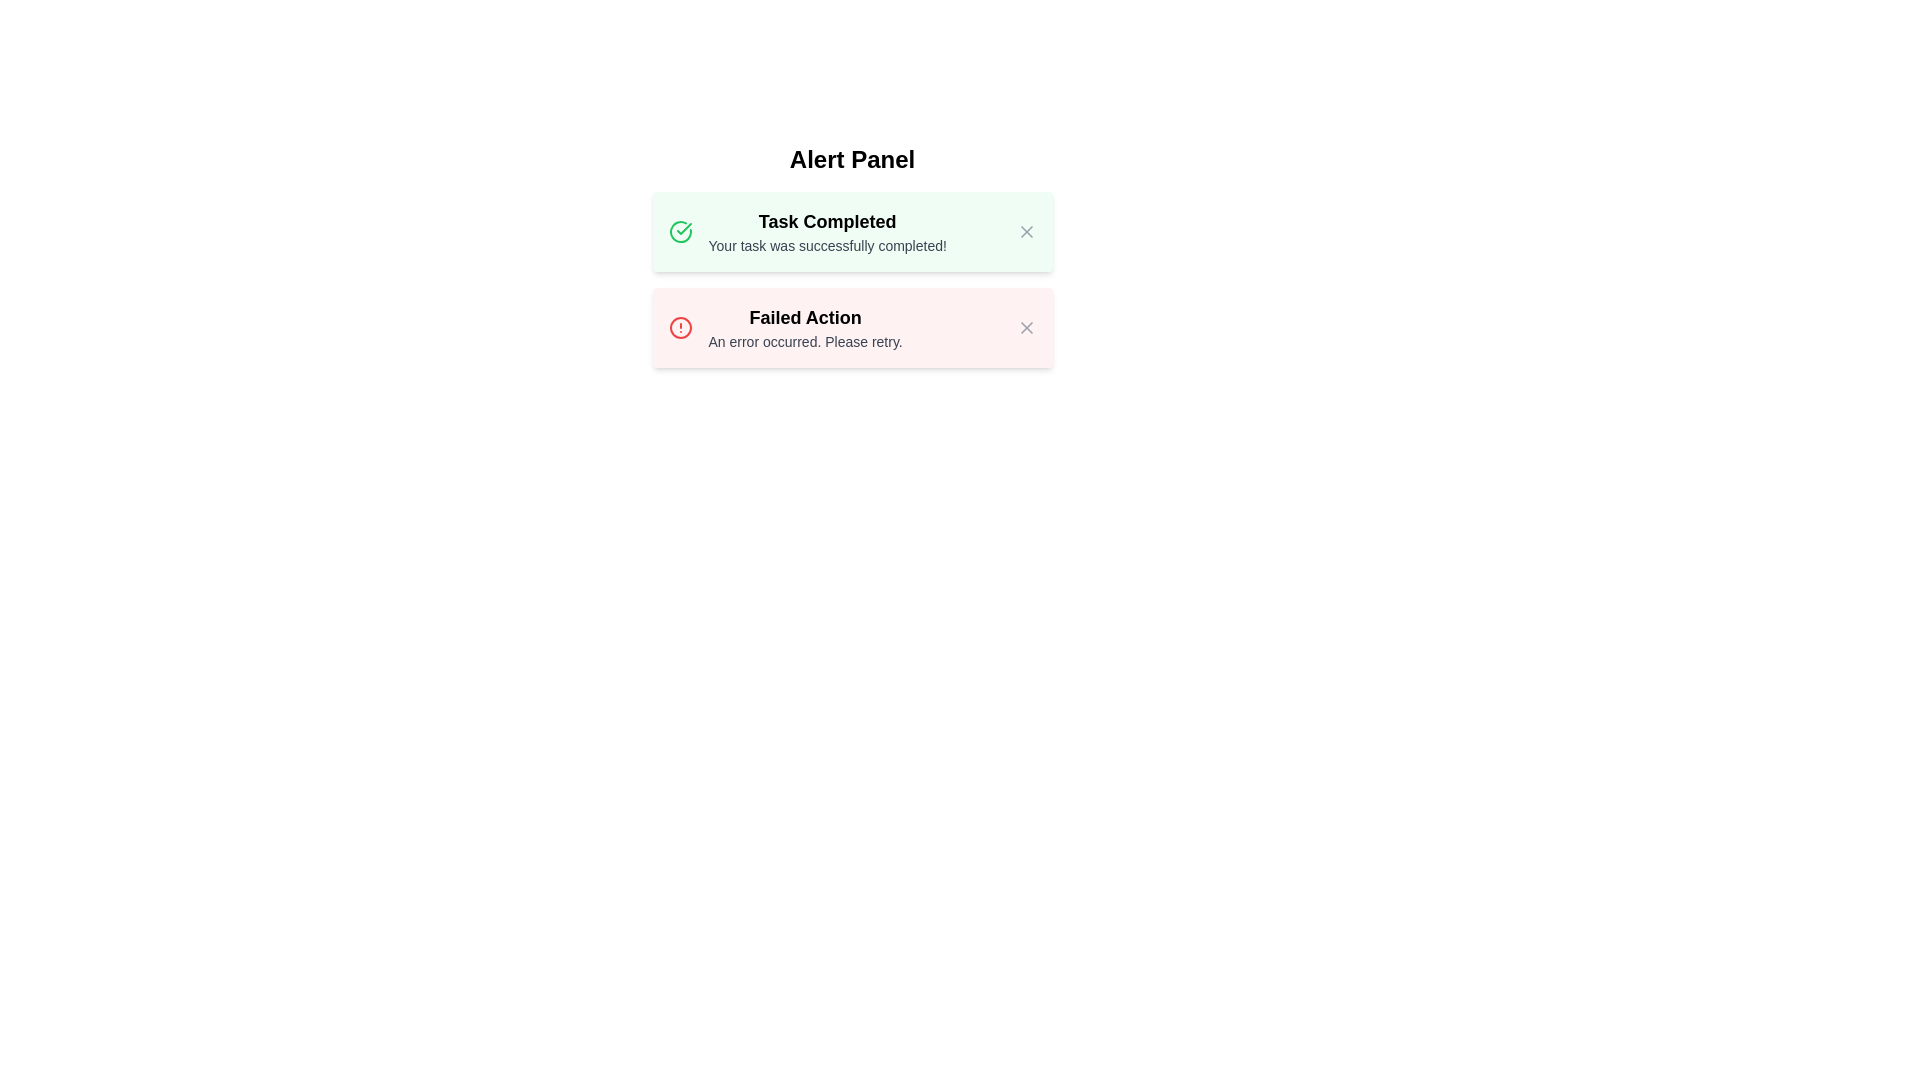  Describe the element at coordinates (680, 230) in the screenshot. I see `the circular green-bordered icon with a checkmark, located to the left of the 'Task Completed' heading in the notification panel` at that location.